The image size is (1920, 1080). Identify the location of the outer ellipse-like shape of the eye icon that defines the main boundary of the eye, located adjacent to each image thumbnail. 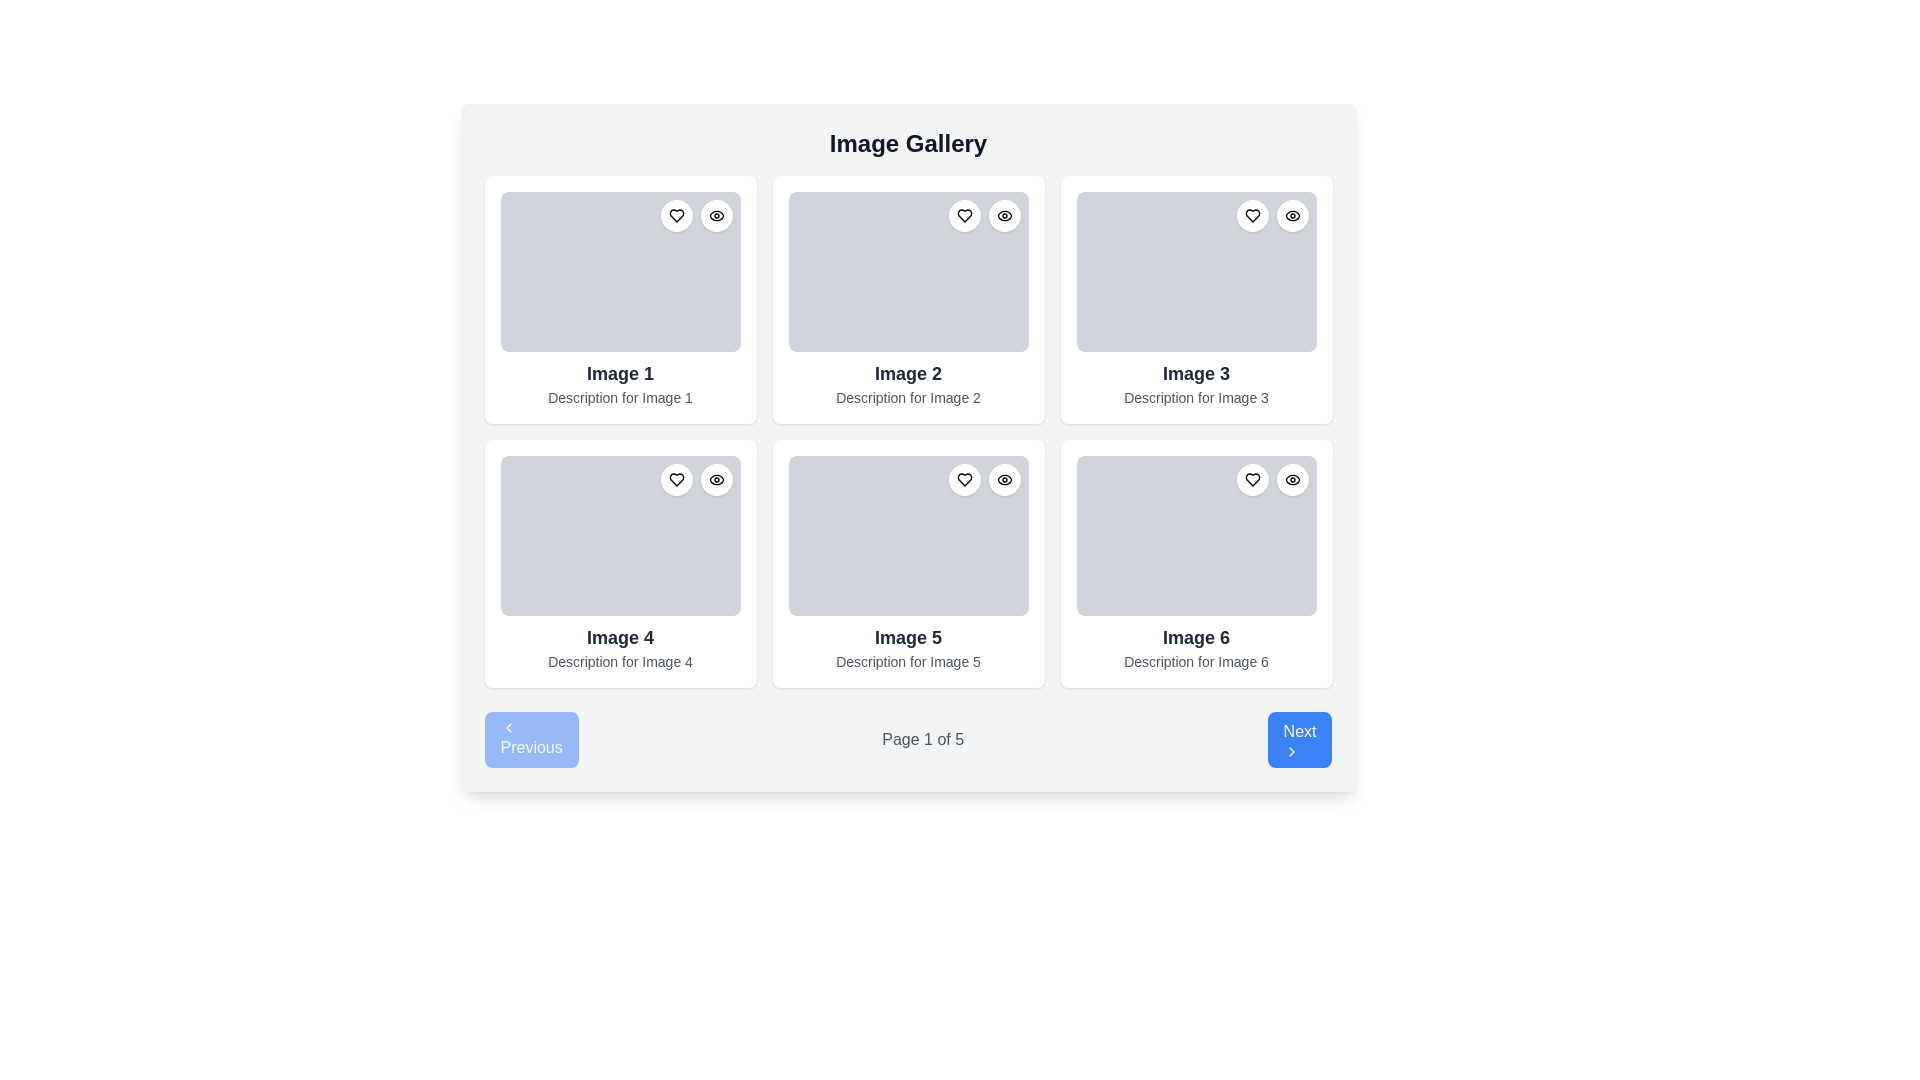
(716, 479).